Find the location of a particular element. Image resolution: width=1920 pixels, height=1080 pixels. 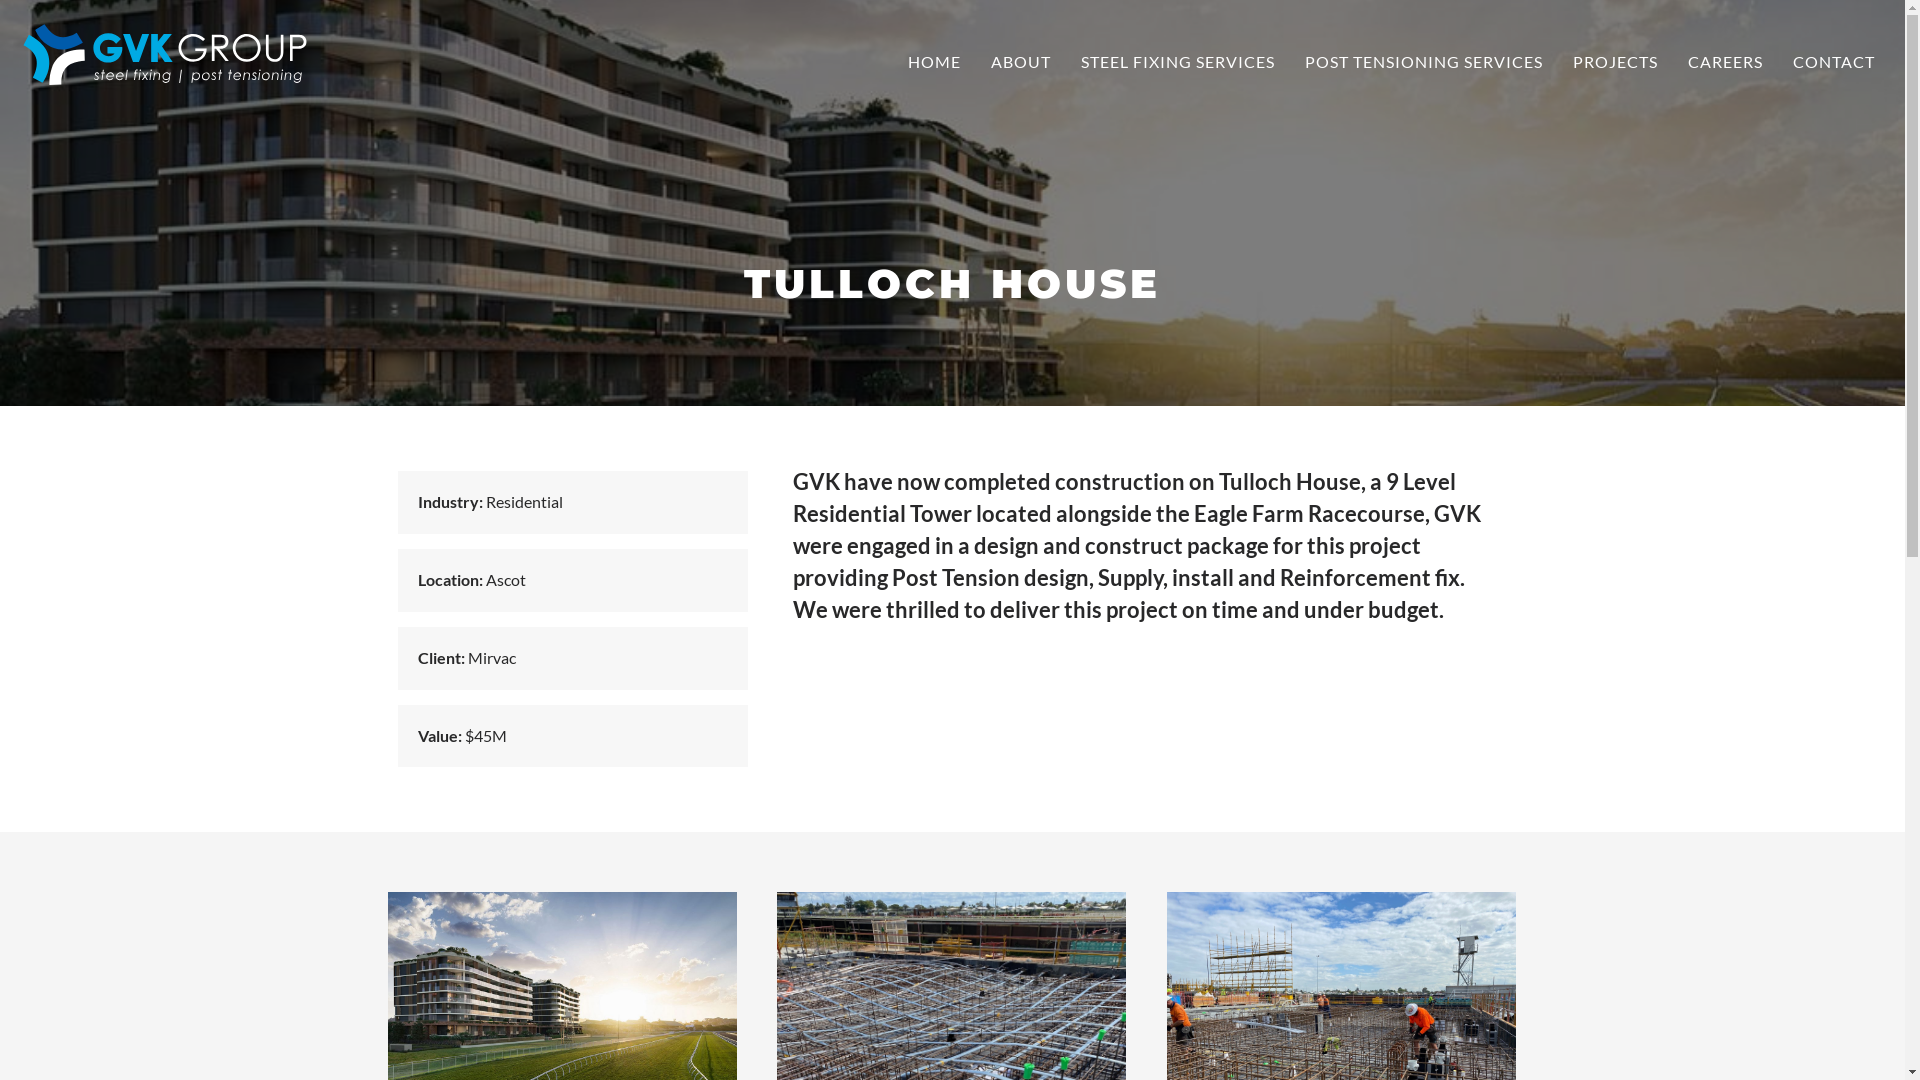

'CONTACT' is located at coordinates (1833, 61).